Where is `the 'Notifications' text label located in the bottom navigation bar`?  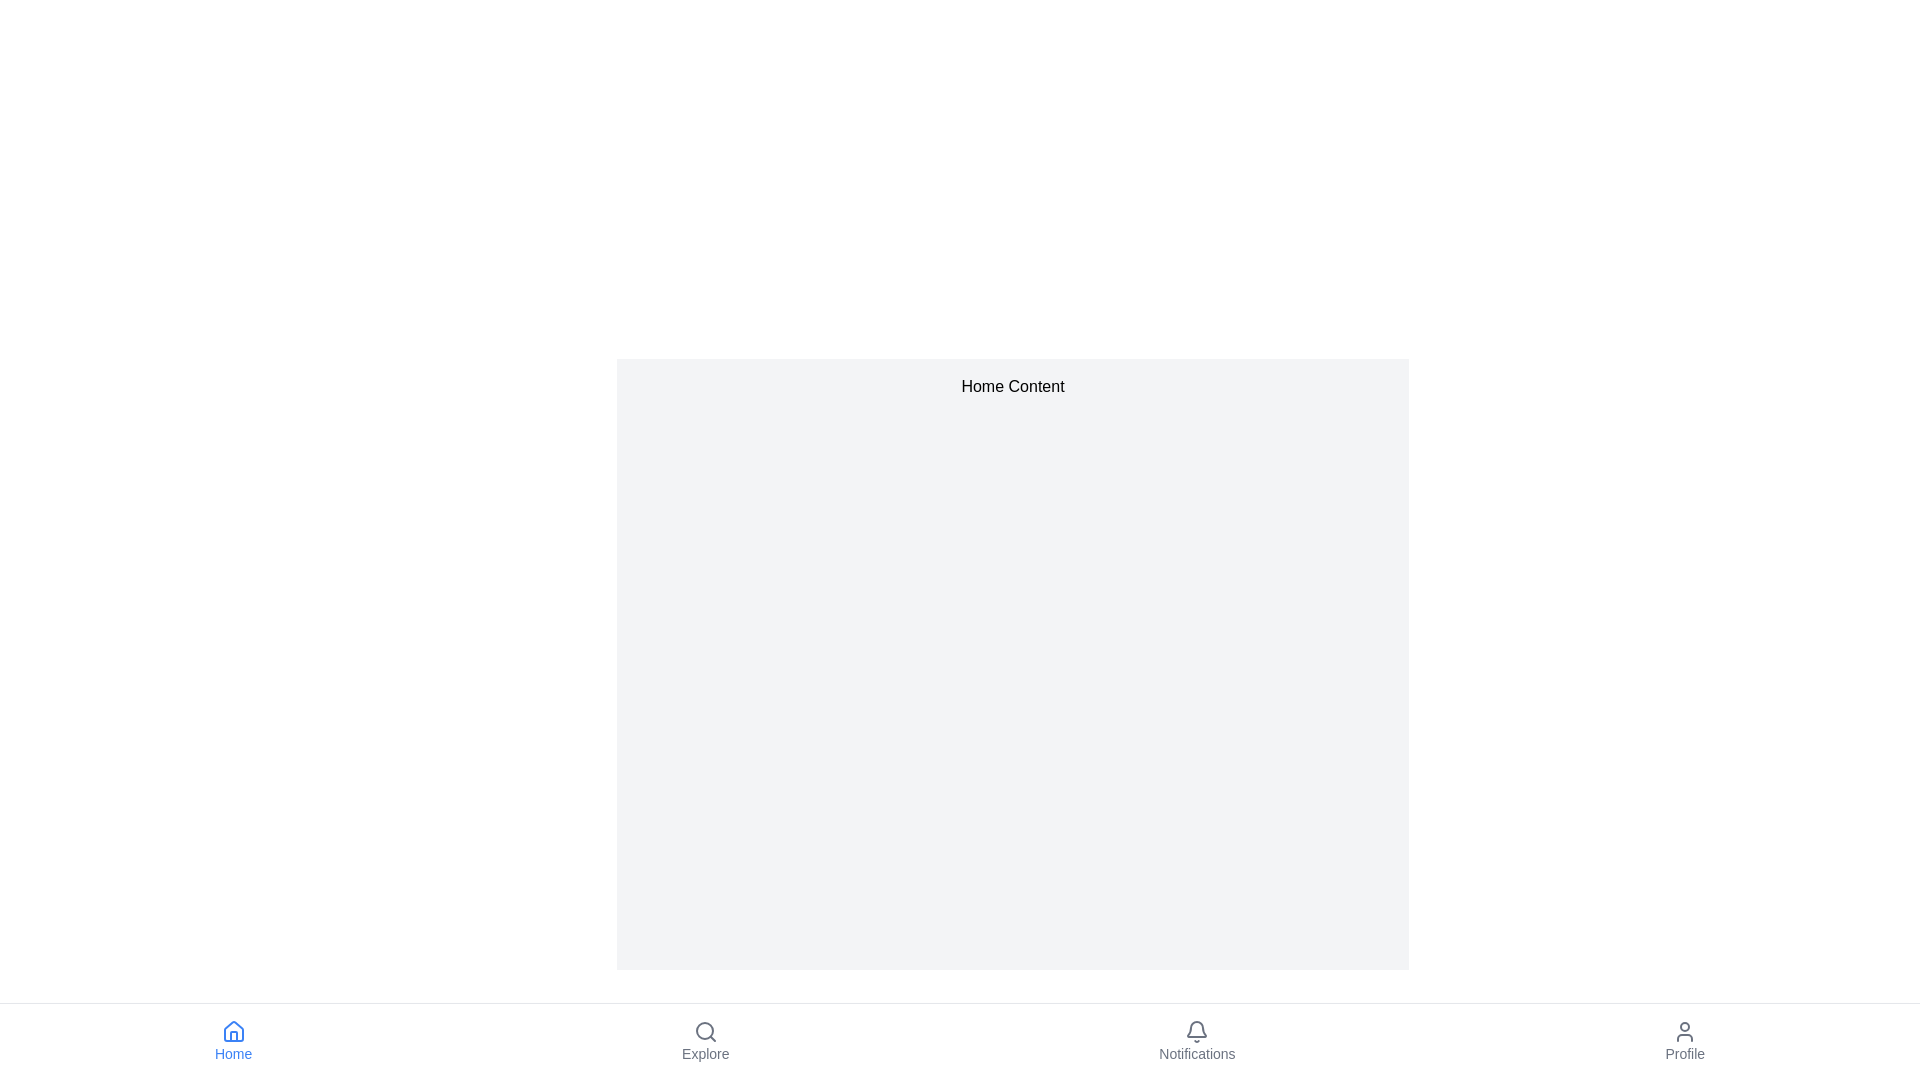 the 'Notifications' text label located in the bottom navigation bar is located at coordinates (1197, 1052).